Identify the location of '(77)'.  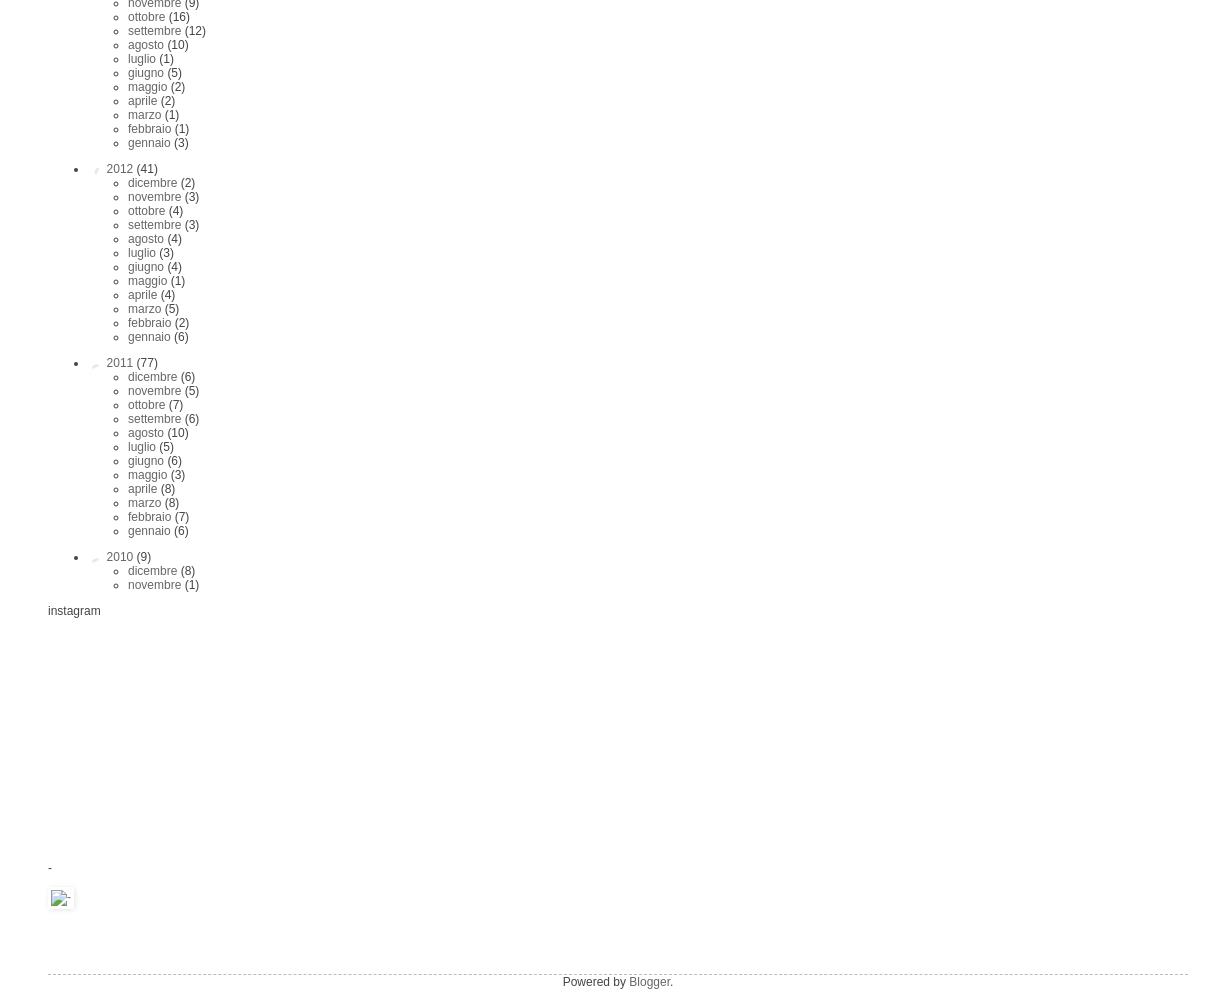
(146, 360).